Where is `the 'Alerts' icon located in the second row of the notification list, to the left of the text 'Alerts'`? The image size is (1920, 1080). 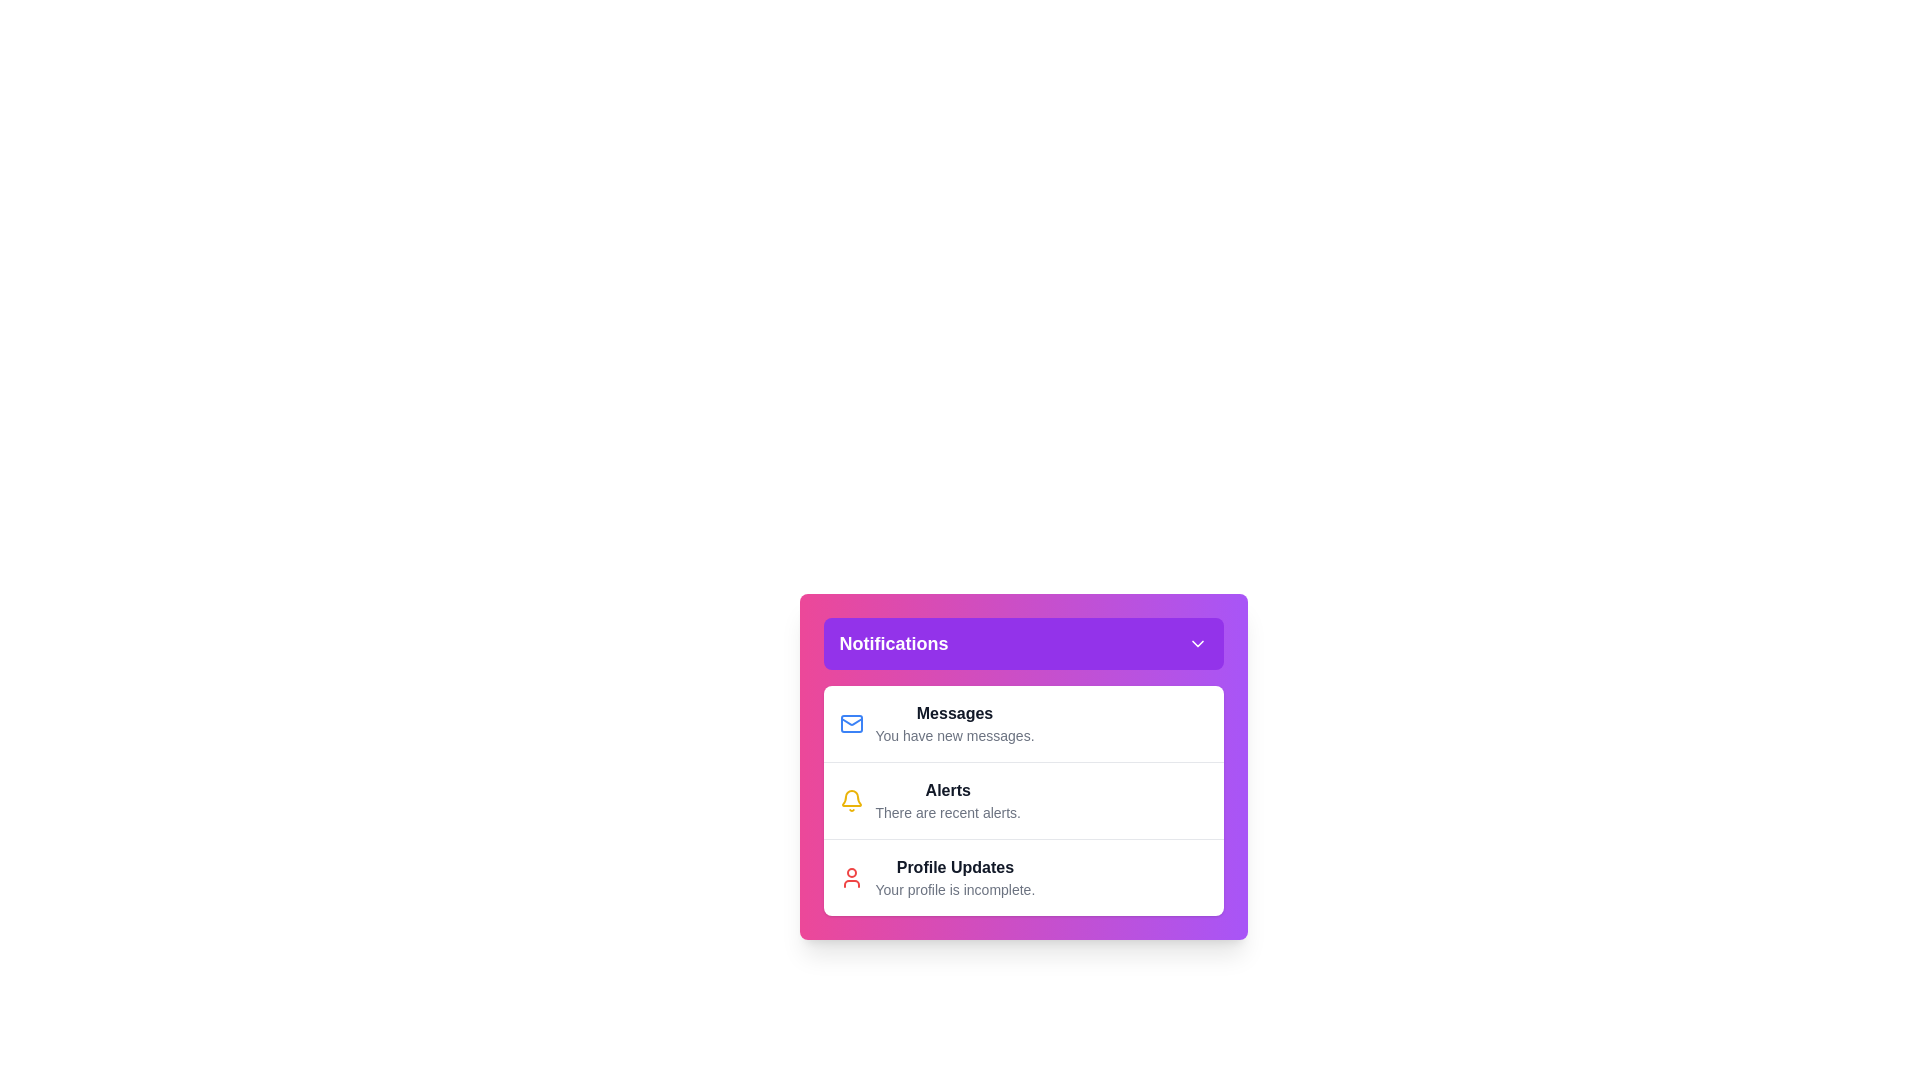 the 'Alerts' icon located in the second row of the notification list, to the left of the text 'Alerts' is located at coordinates (851, 800).